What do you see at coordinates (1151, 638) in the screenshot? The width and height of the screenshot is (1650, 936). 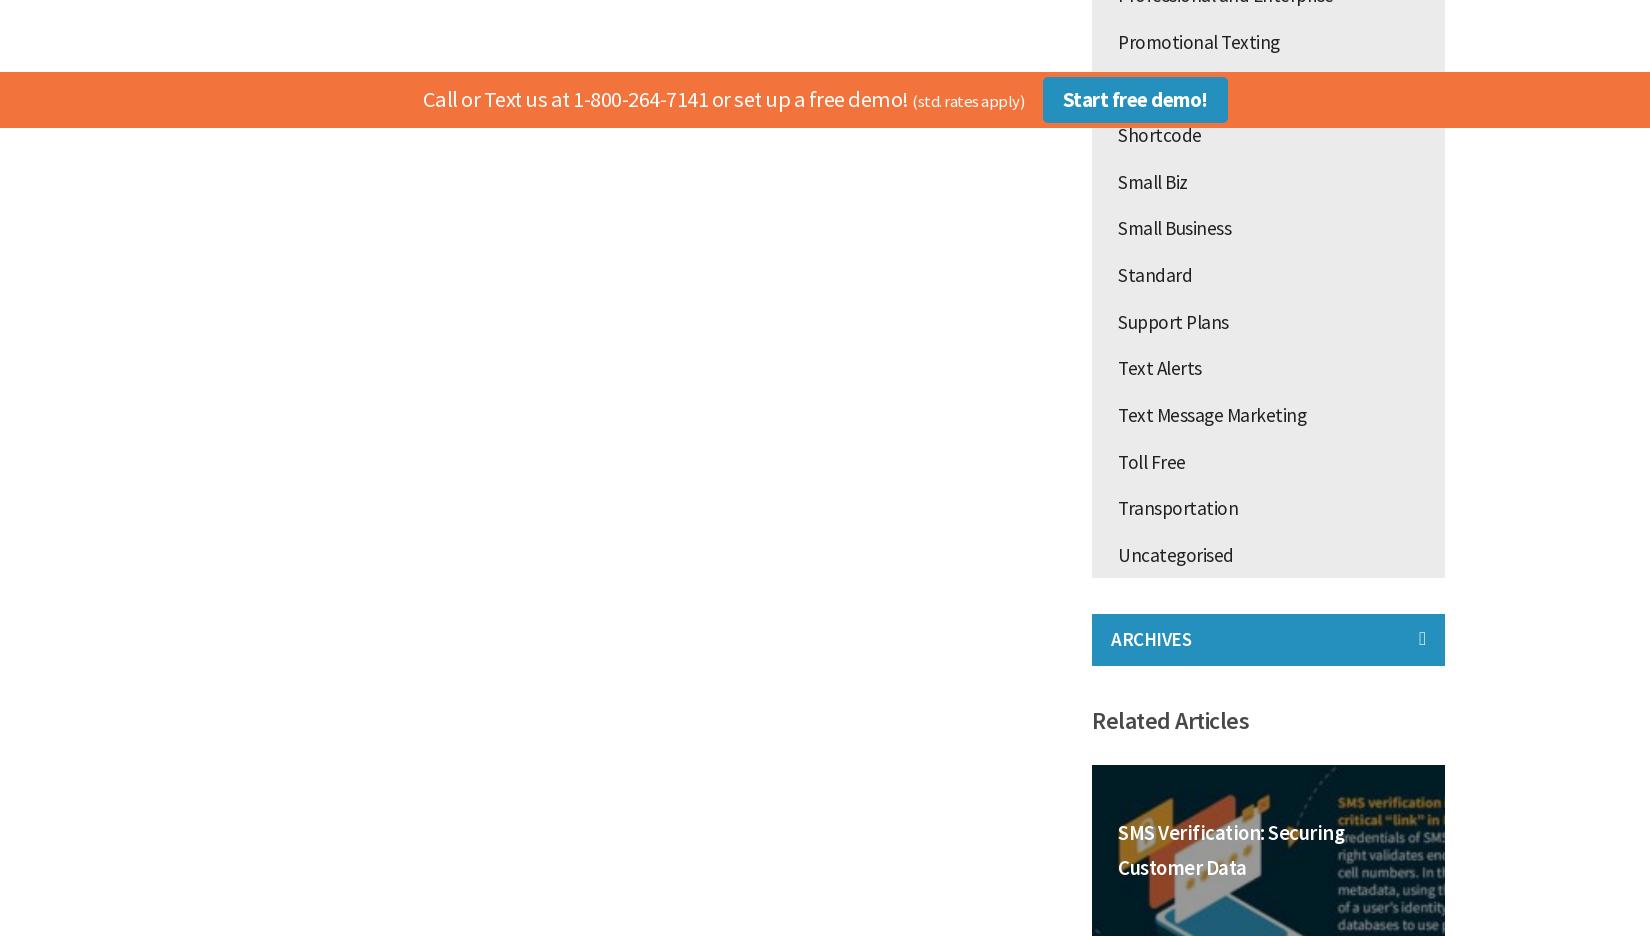 I see `'Archives'` at bounding box center [1151, 638].